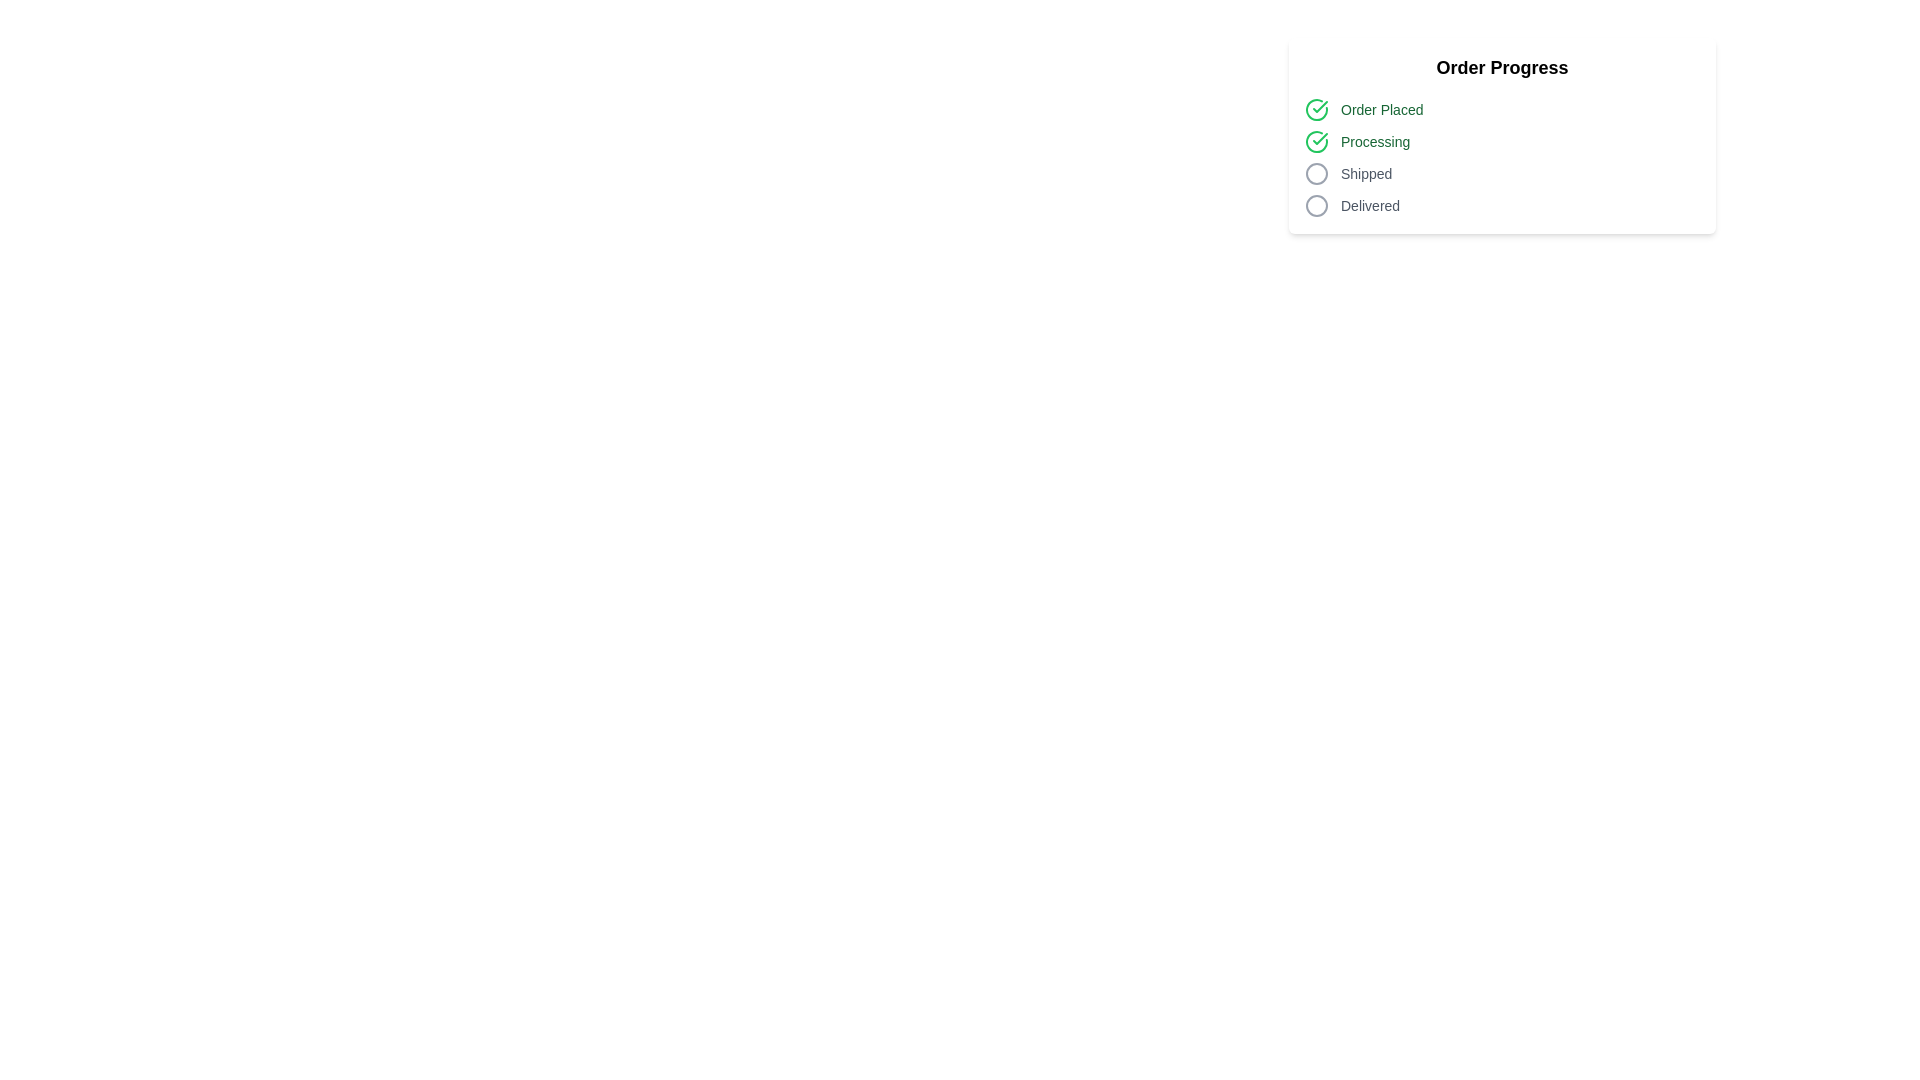 The height and width of the screenshot is (1080, 1920). What do you see at coordinates (1502, 141) in the screenshot?
I see `the 'Processing' status indicator row, which is the second item under the 'Order Progress' title, to associate the status with its completion indicator` at bounding box center [1502, 141].